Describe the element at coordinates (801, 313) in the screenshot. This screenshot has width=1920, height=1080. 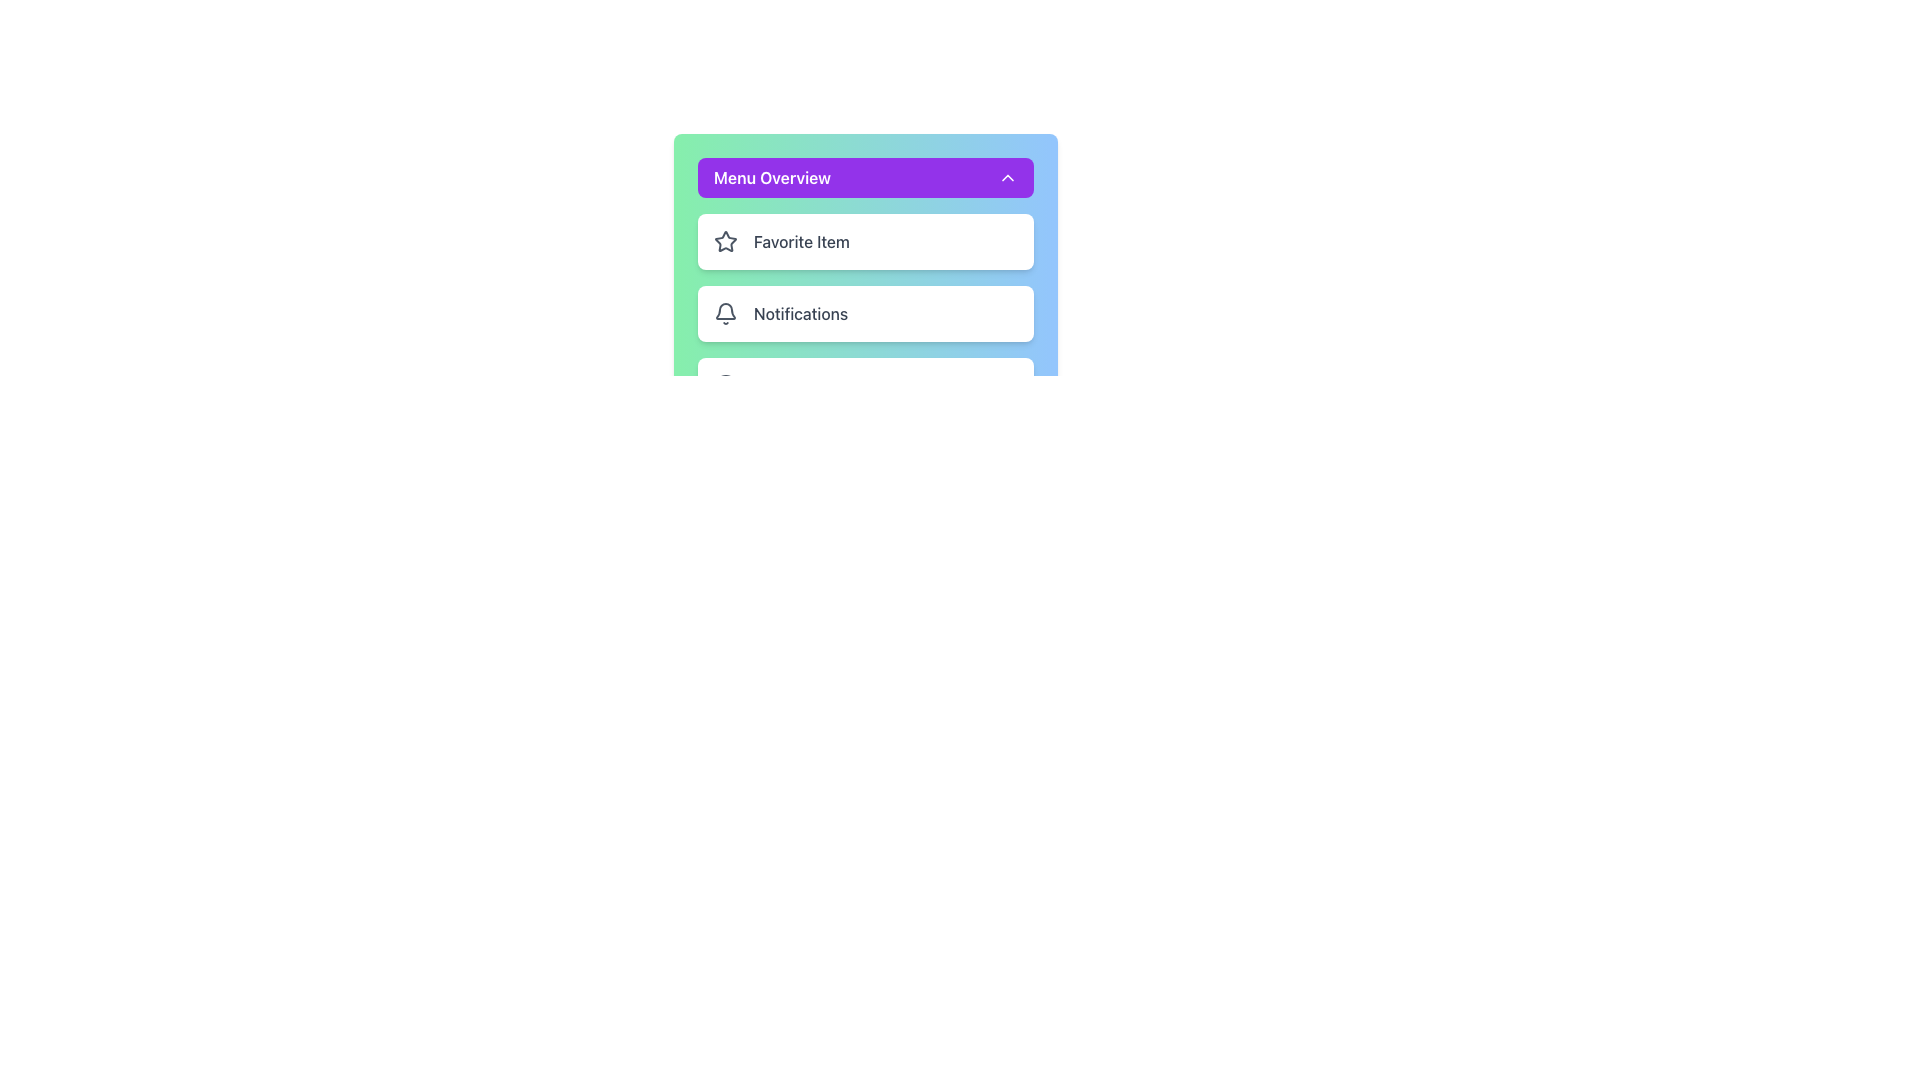
I see `the Text Label located on the right part of a rounded rectangular menu item, which indicates functionality and is positioned below a 'Favorite Item' option` at that location.